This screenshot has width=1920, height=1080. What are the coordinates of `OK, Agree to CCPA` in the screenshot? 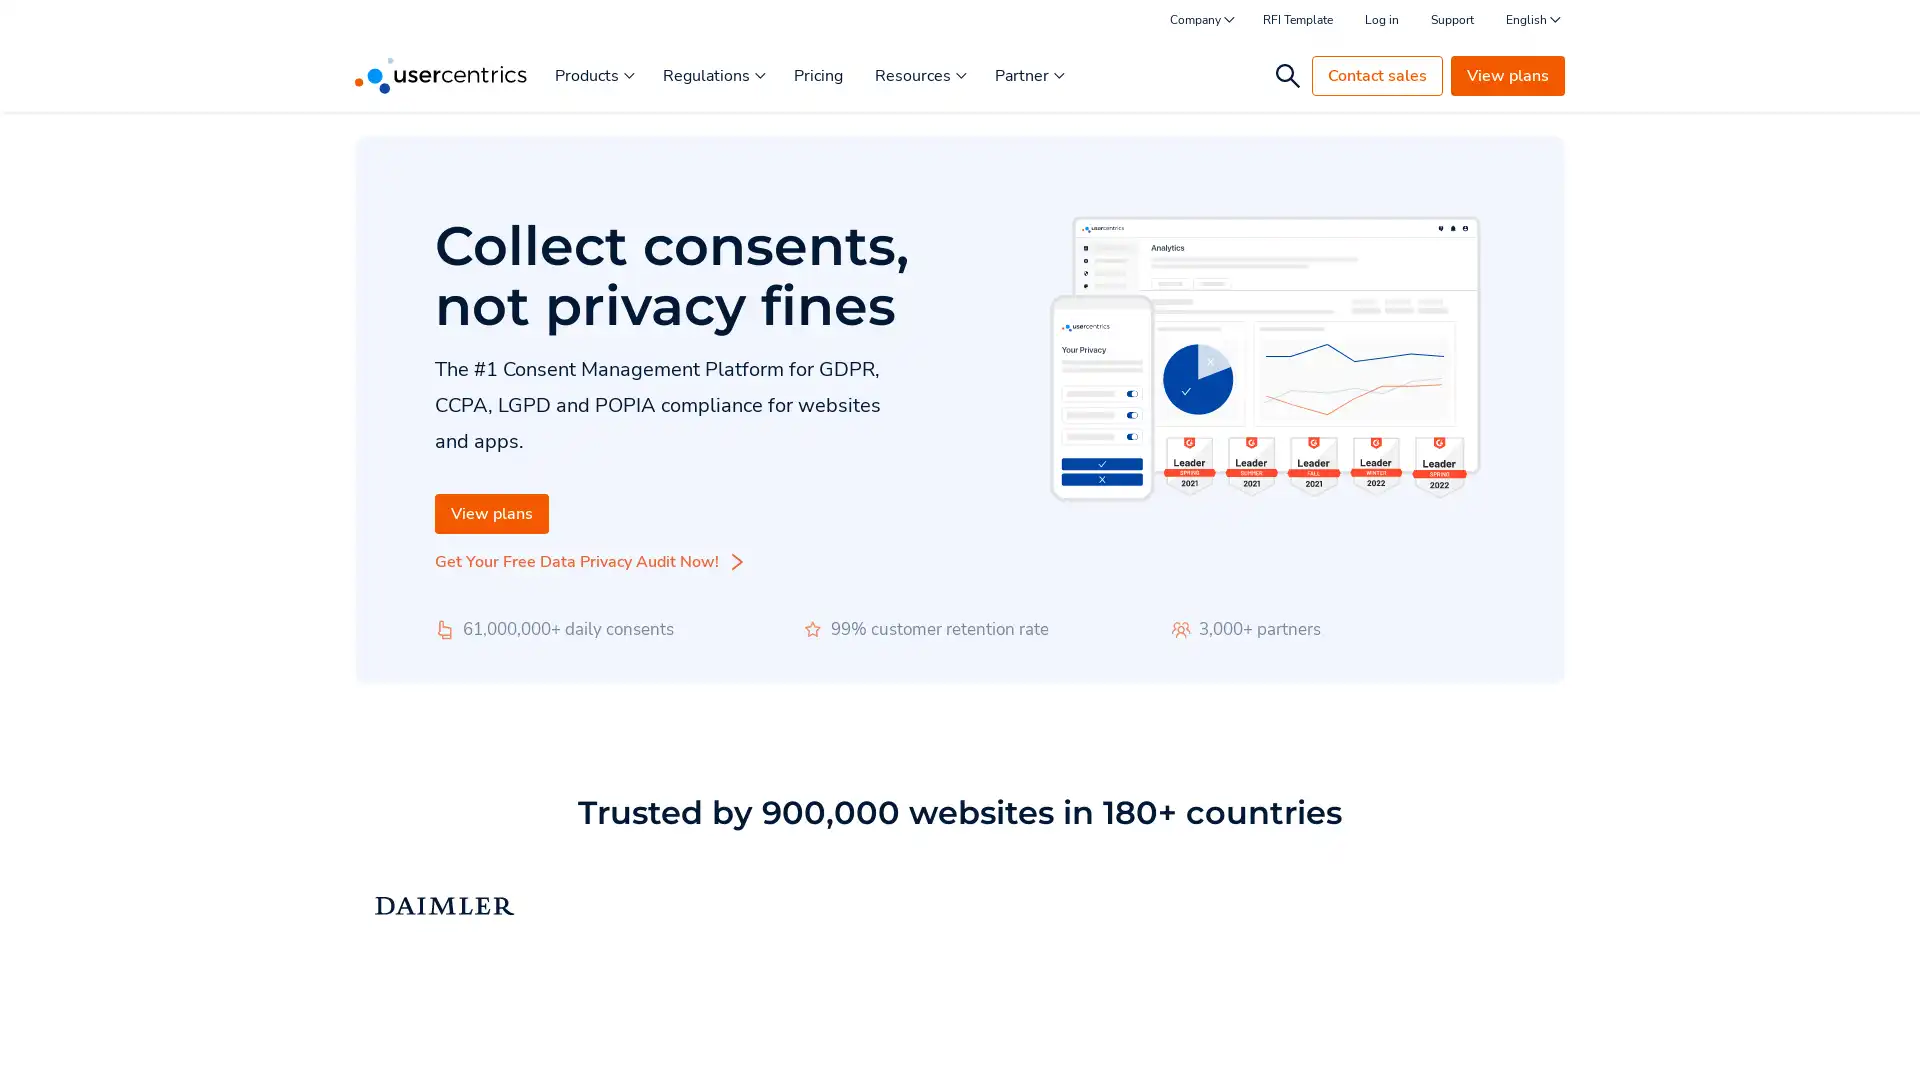 It's located at (1480, 1035).